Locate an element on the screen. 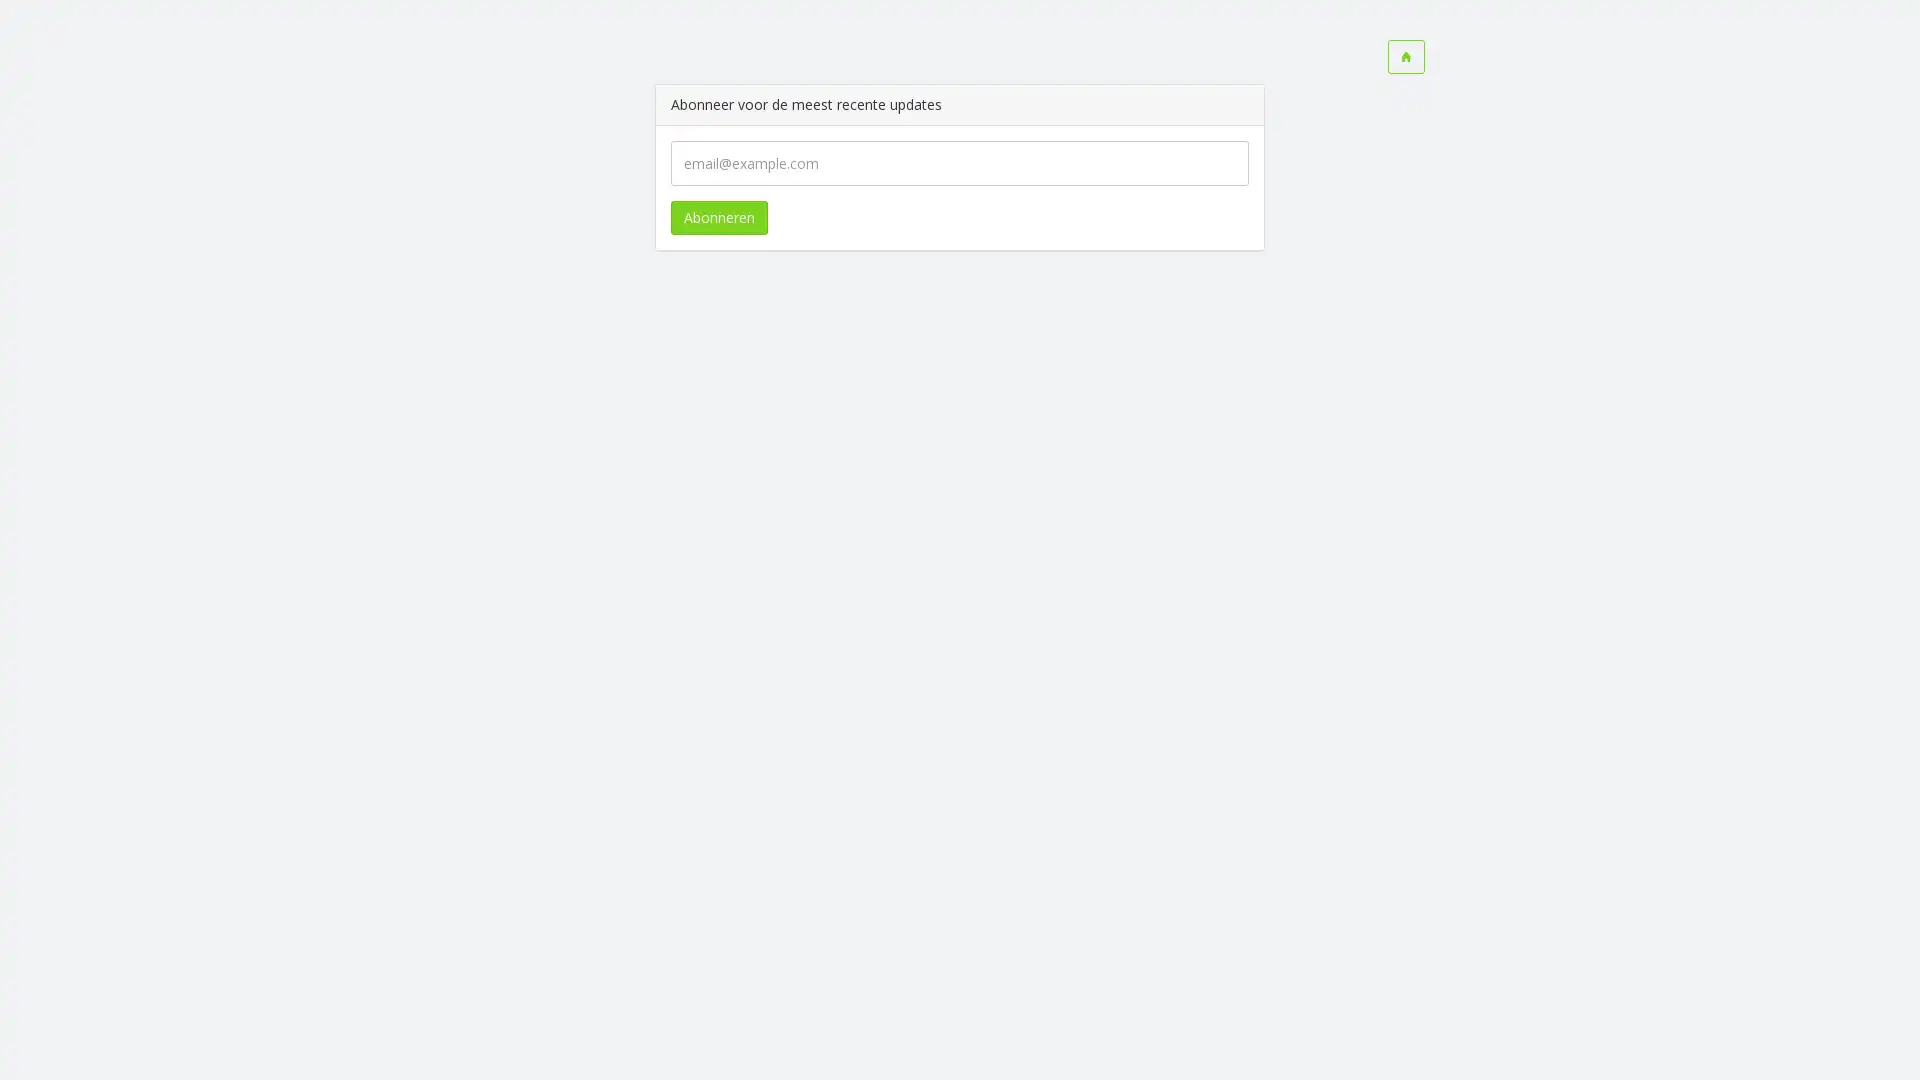 This screenshot has height=1080, width=1920. Abonneren is located at coordinates (718, 218).